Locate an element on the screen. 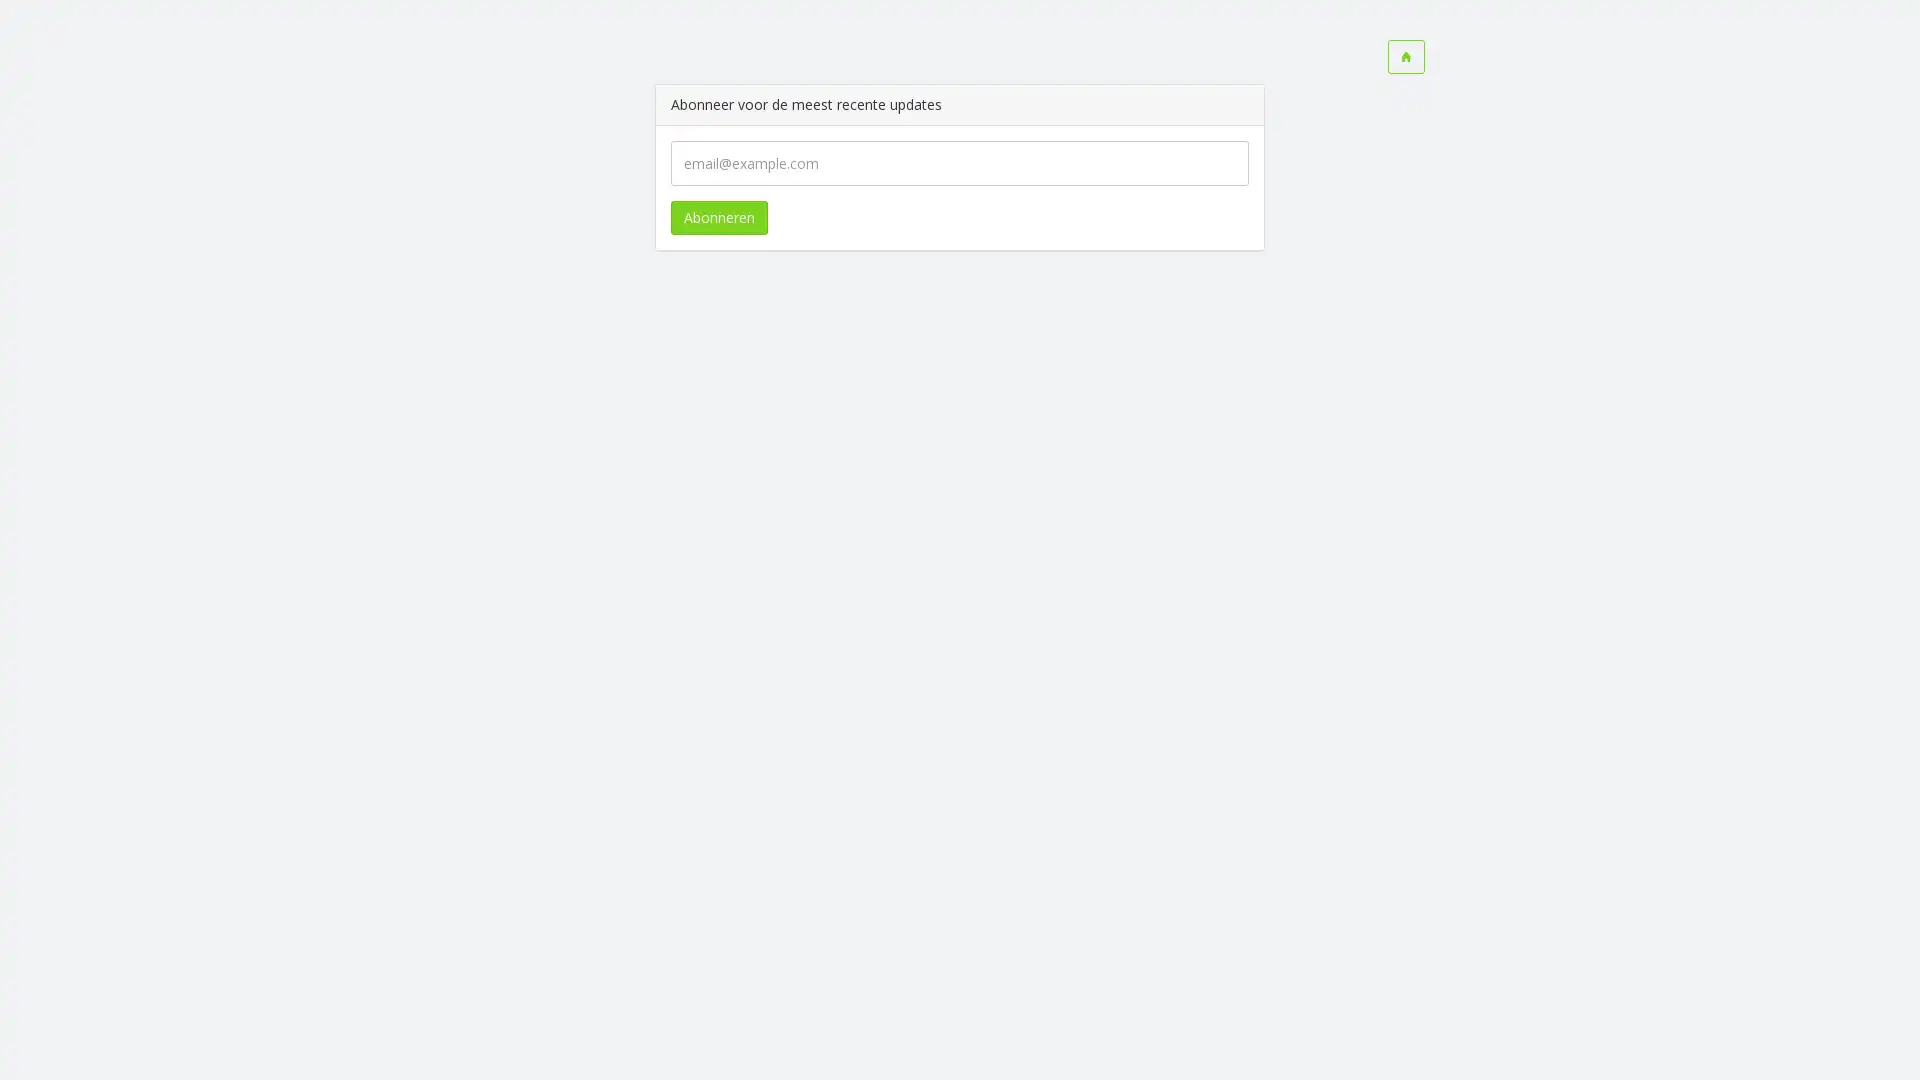 This screenshot has height=1080, width=1920. Abonneren is located at coordinates (718, 218).